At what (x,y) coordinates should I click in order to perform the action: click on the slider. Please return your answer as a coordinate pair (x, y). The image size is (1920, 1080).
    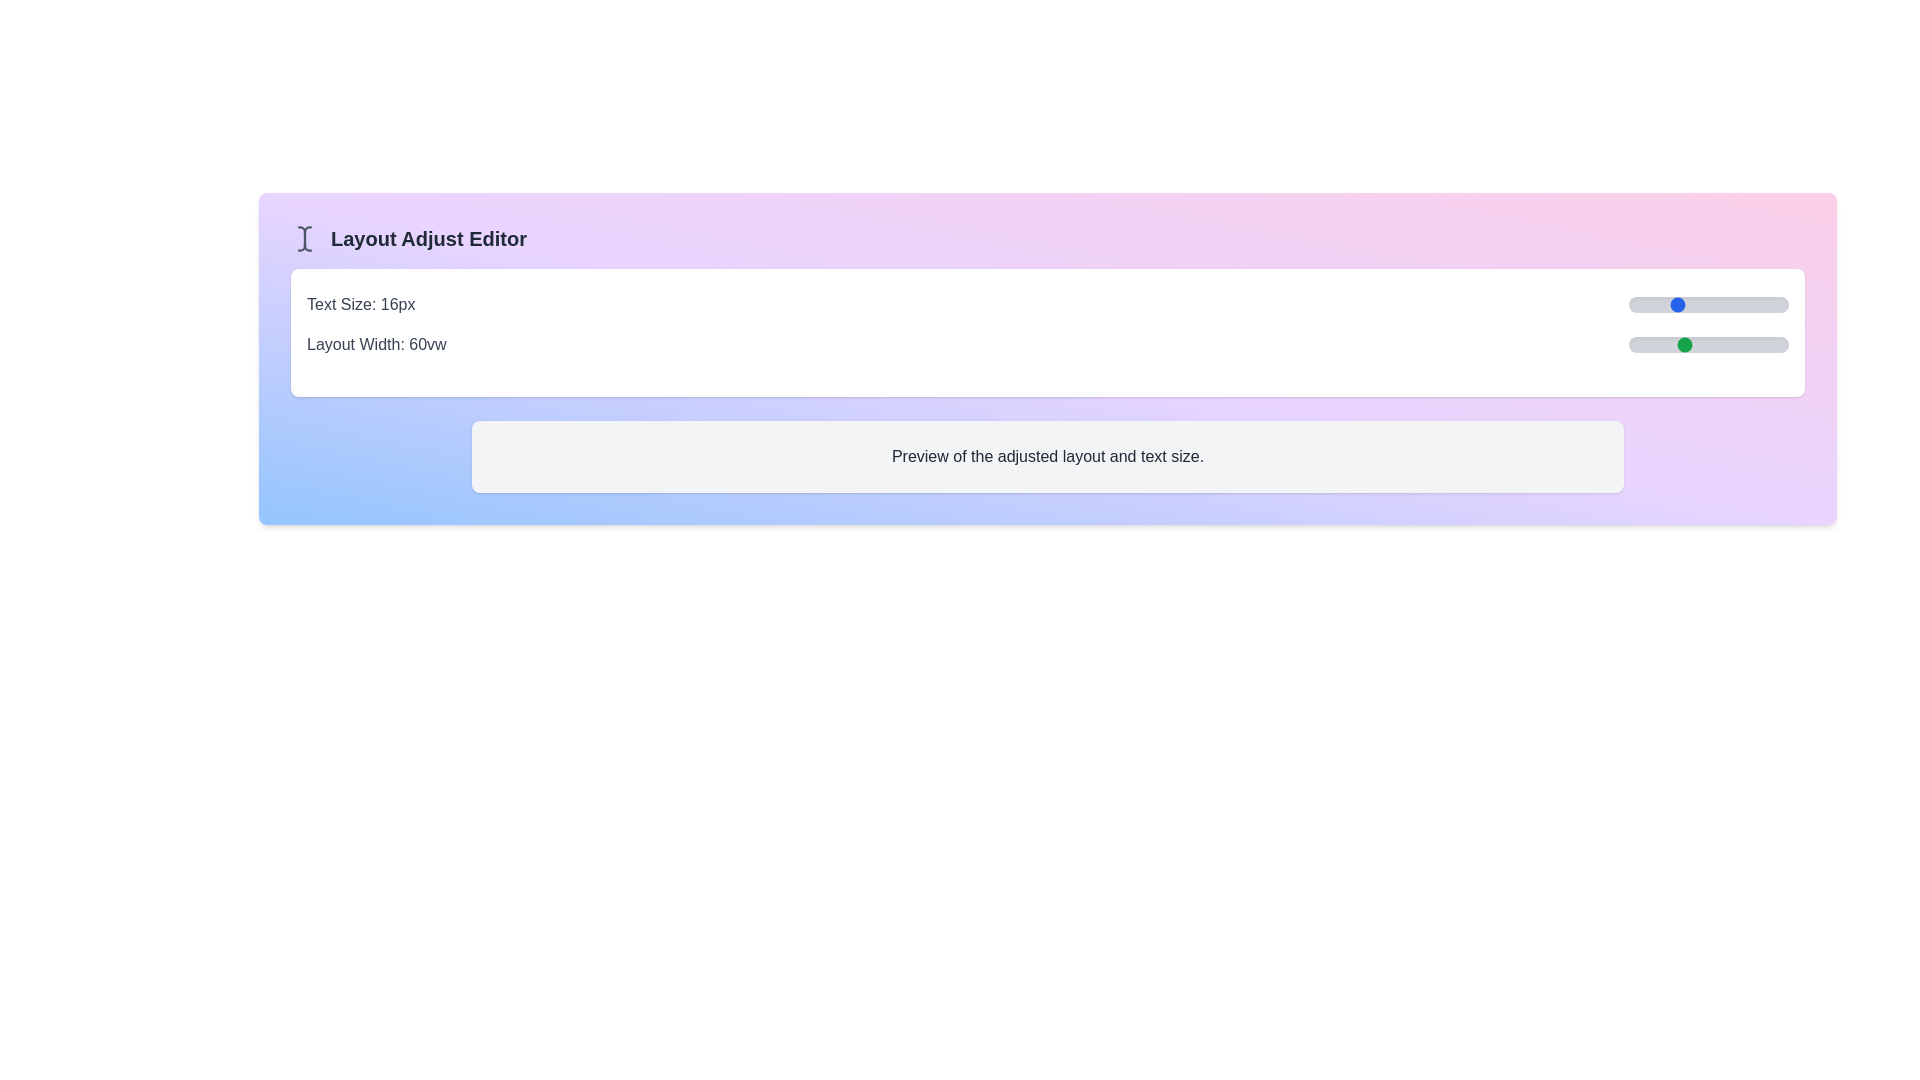
    Looking at the image, I should click on (1765, 343).